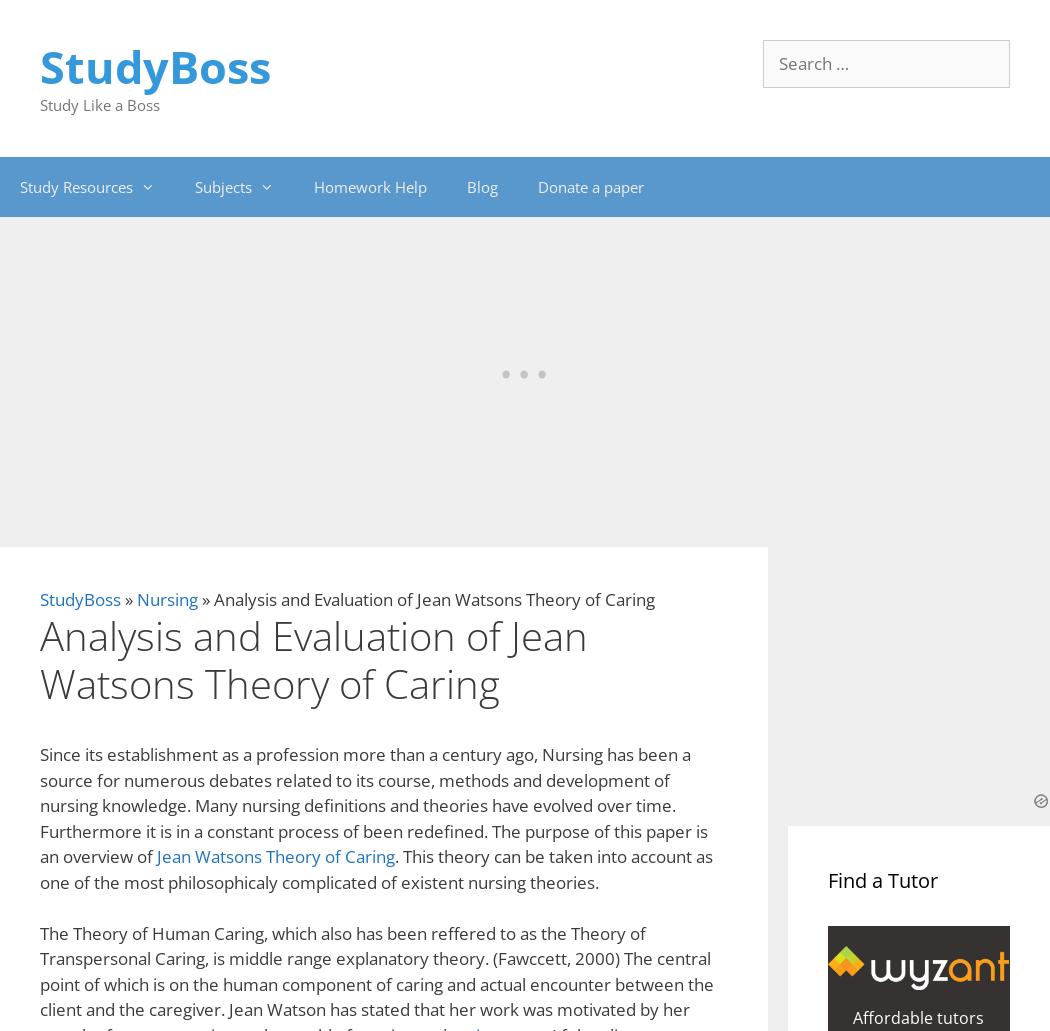 The width and height of the screenshot is (1050, 1031). Describe the element at coordinates (216, 522) in the screenshot. I see `'Harvard'` at that location.